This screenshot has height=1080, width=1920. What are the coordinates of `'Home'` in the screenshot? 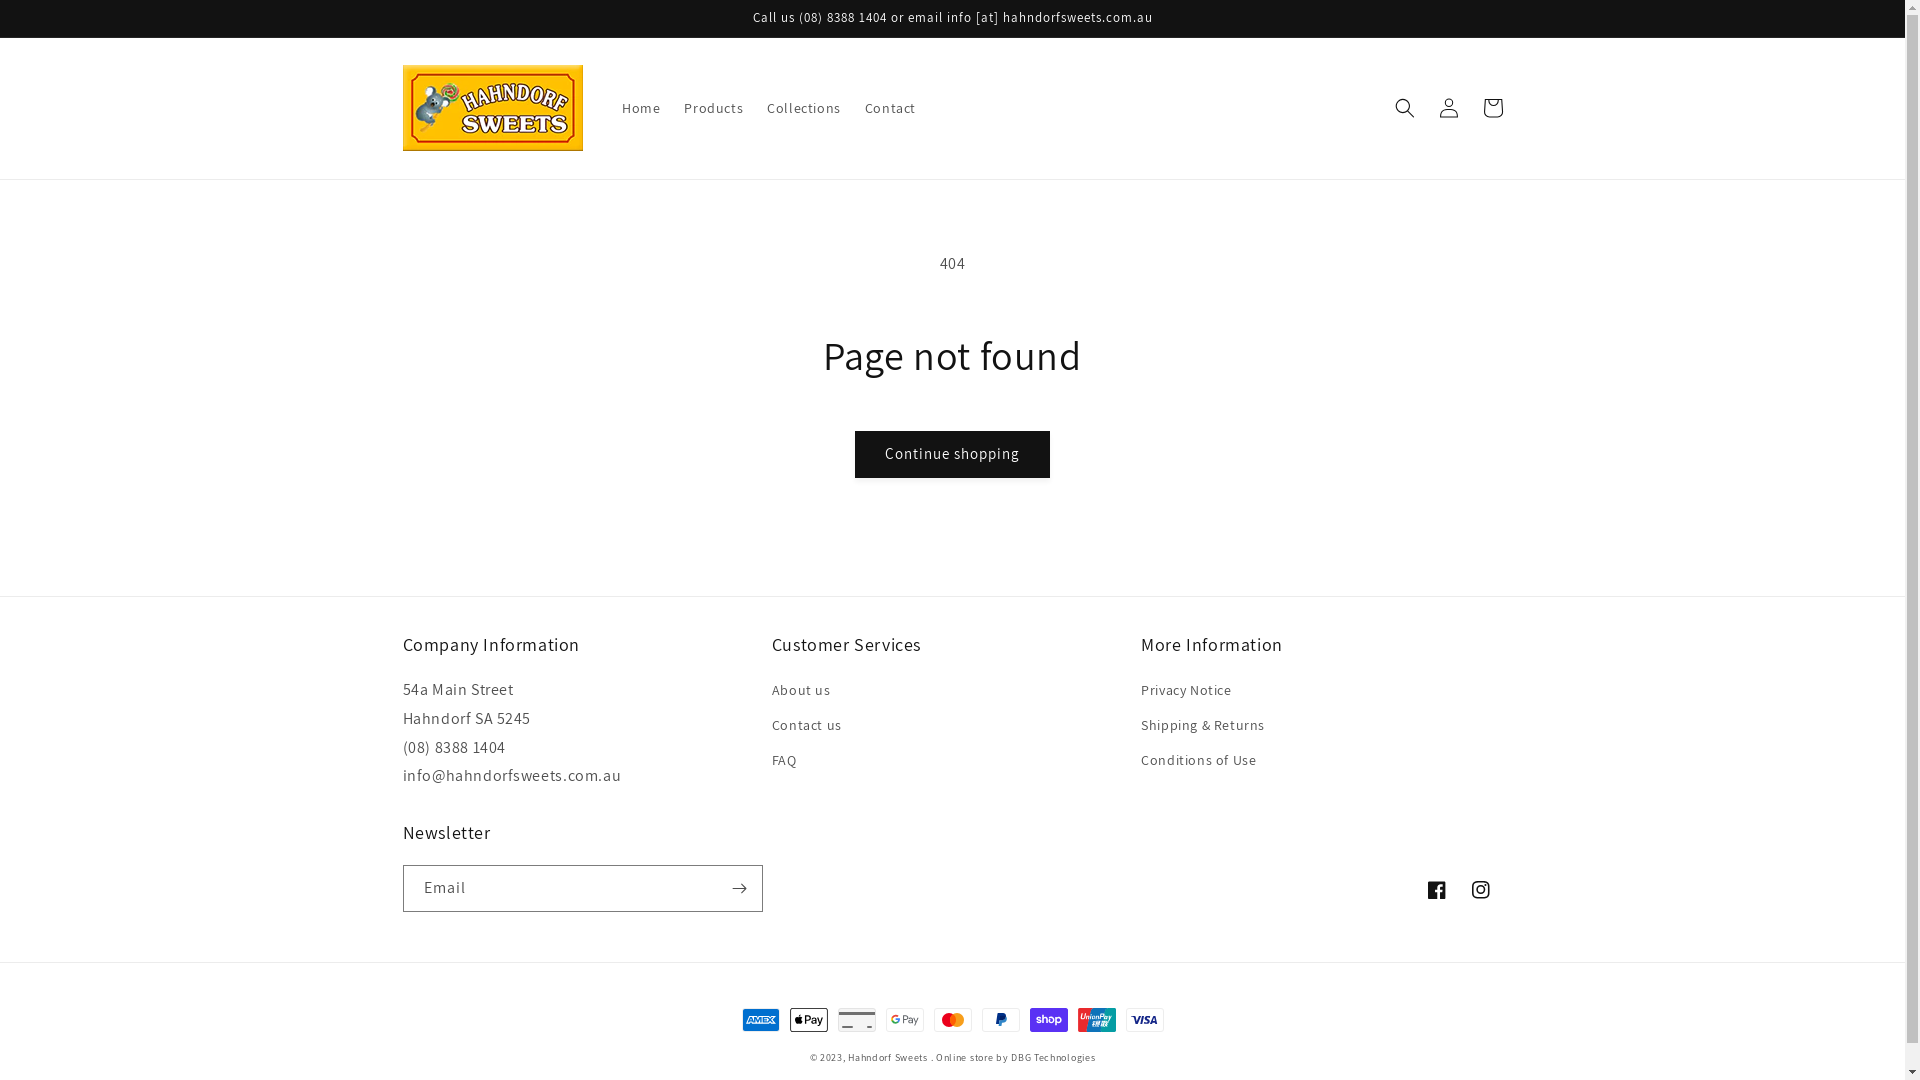 It's located at (608, 108).